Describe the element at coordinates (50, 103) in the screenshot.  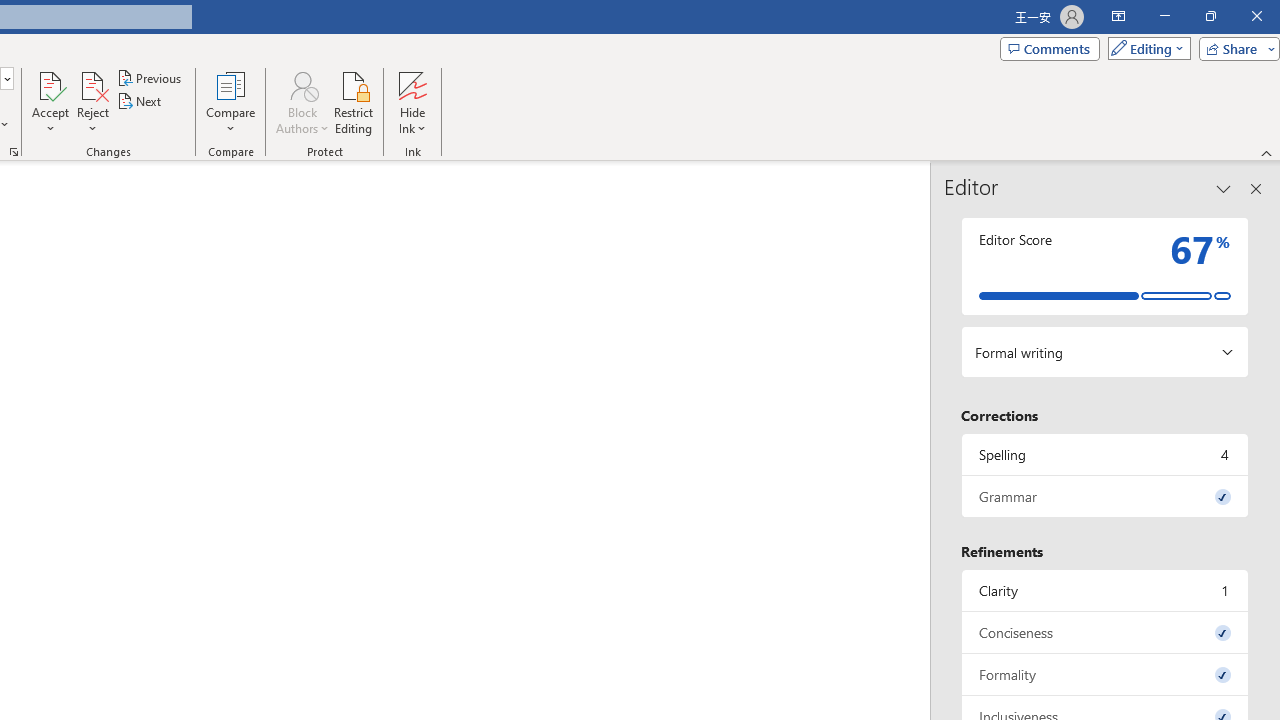
I see `'Accept'` at that location.